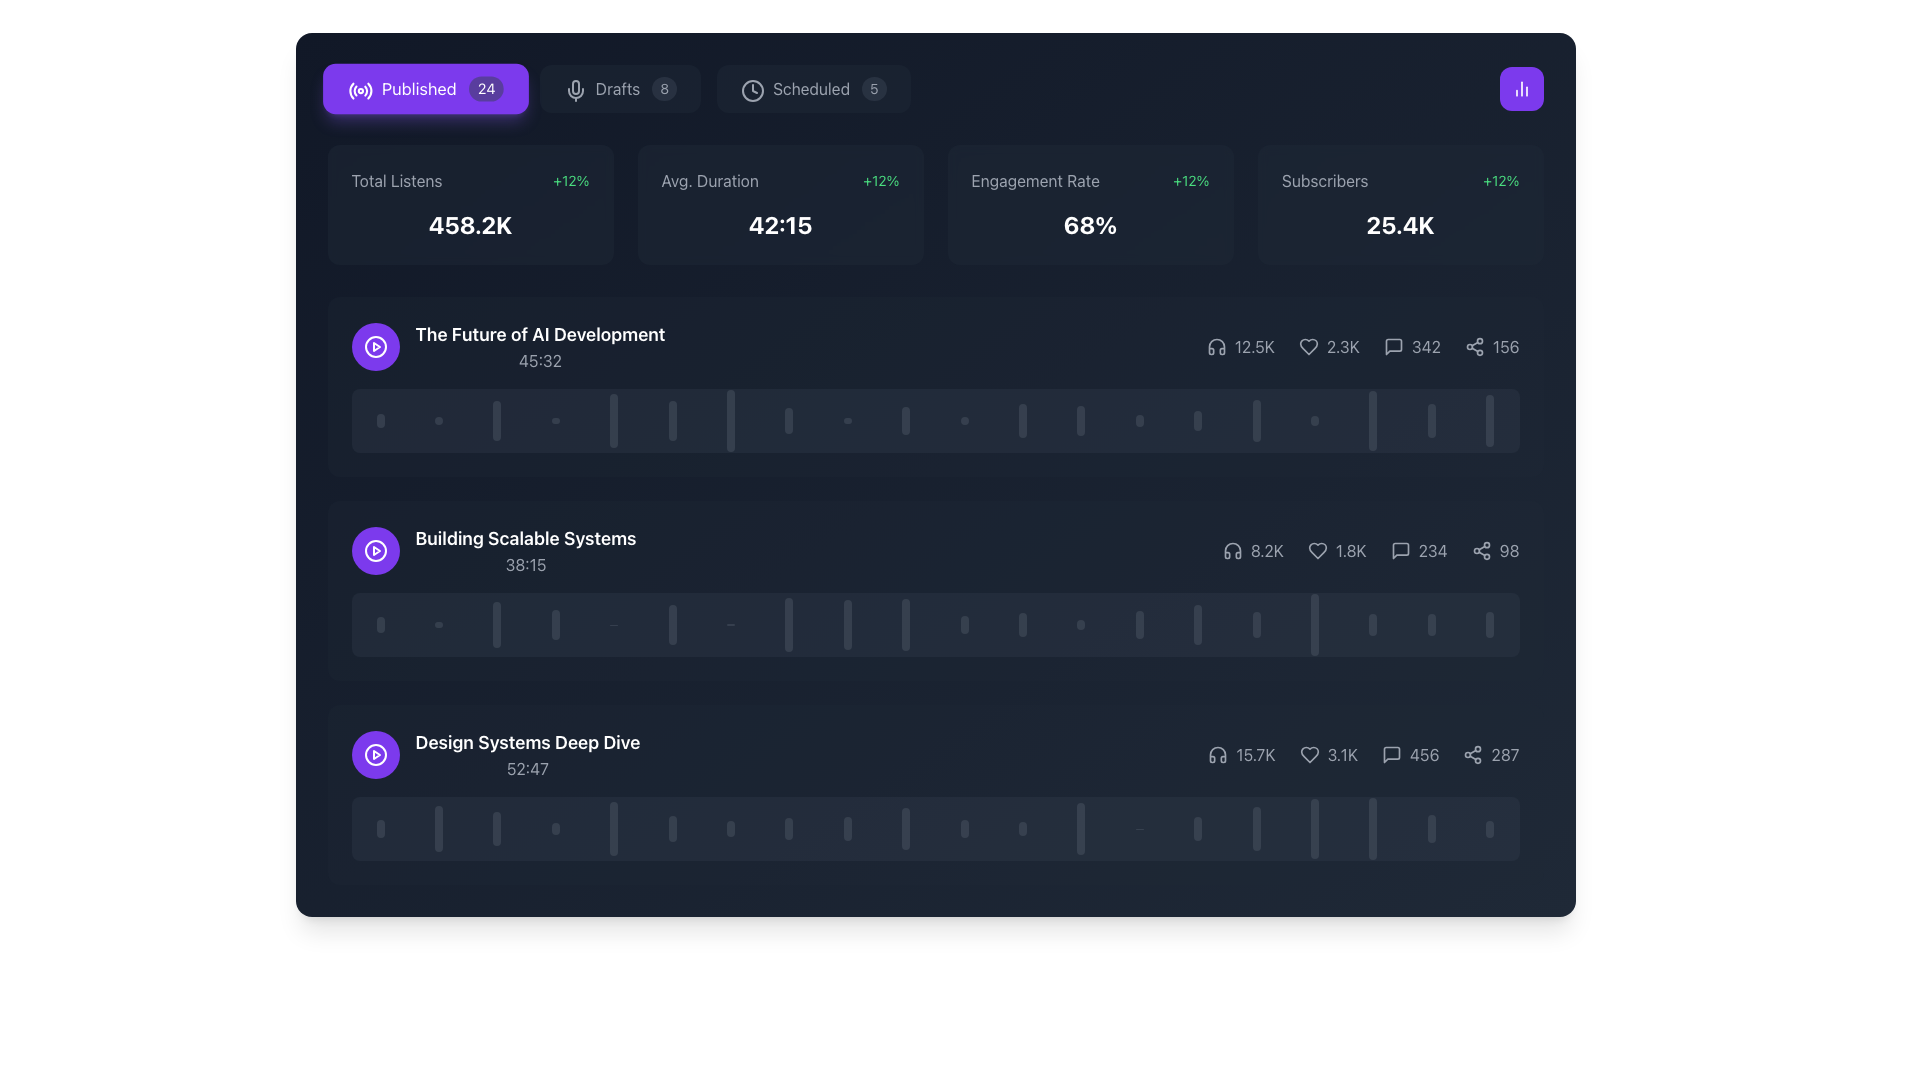 The width and height of the screenshot is (1920, 1080). I want to click on the 13th vertical bar chart column element located in the second timeline interface beneath the 'Building Scalable Systems' podcast entry, so click(1080, 623).